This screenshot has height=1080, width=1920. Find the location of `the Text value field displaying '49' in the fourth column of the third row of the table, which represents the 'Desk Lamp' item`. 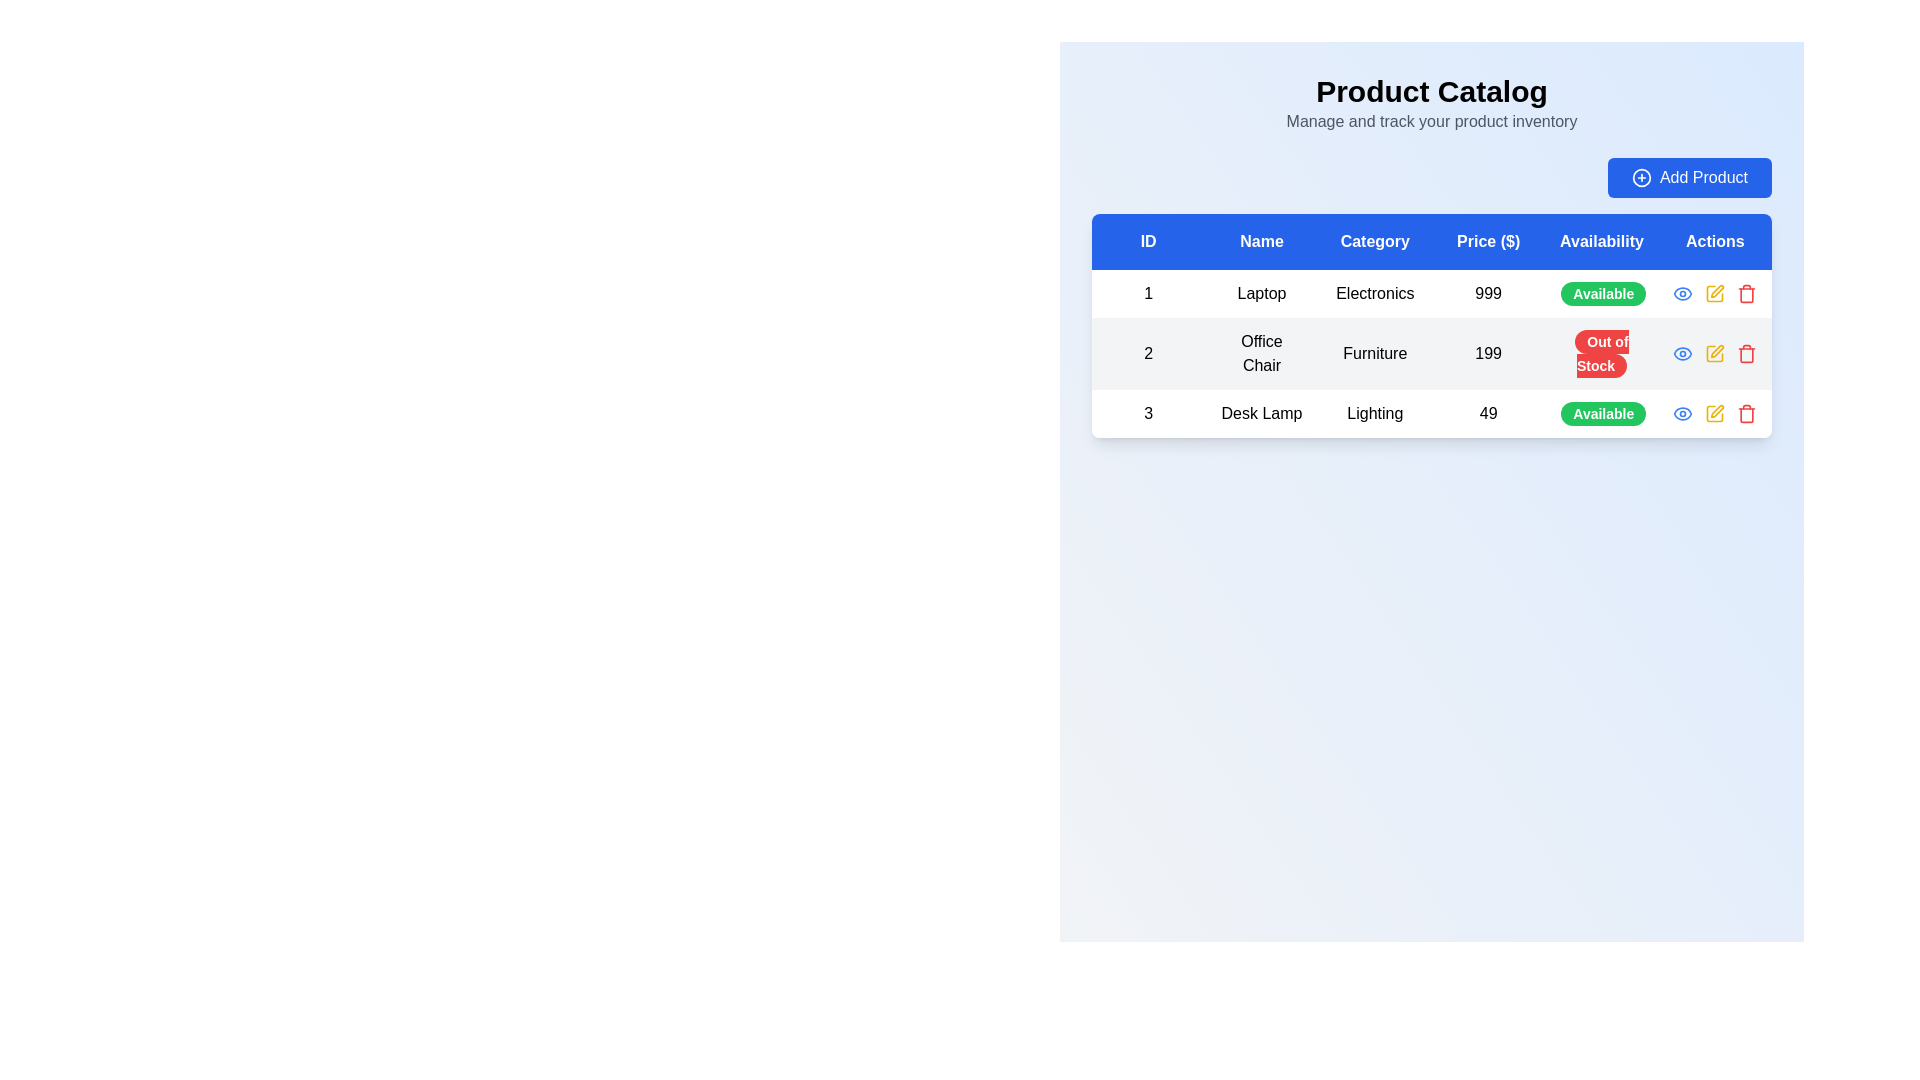

the Text value field displaying '49' in the fourth column of the third row of the table, which represents the 'Desk Lamp' item is located at coordinates (1488, 412).